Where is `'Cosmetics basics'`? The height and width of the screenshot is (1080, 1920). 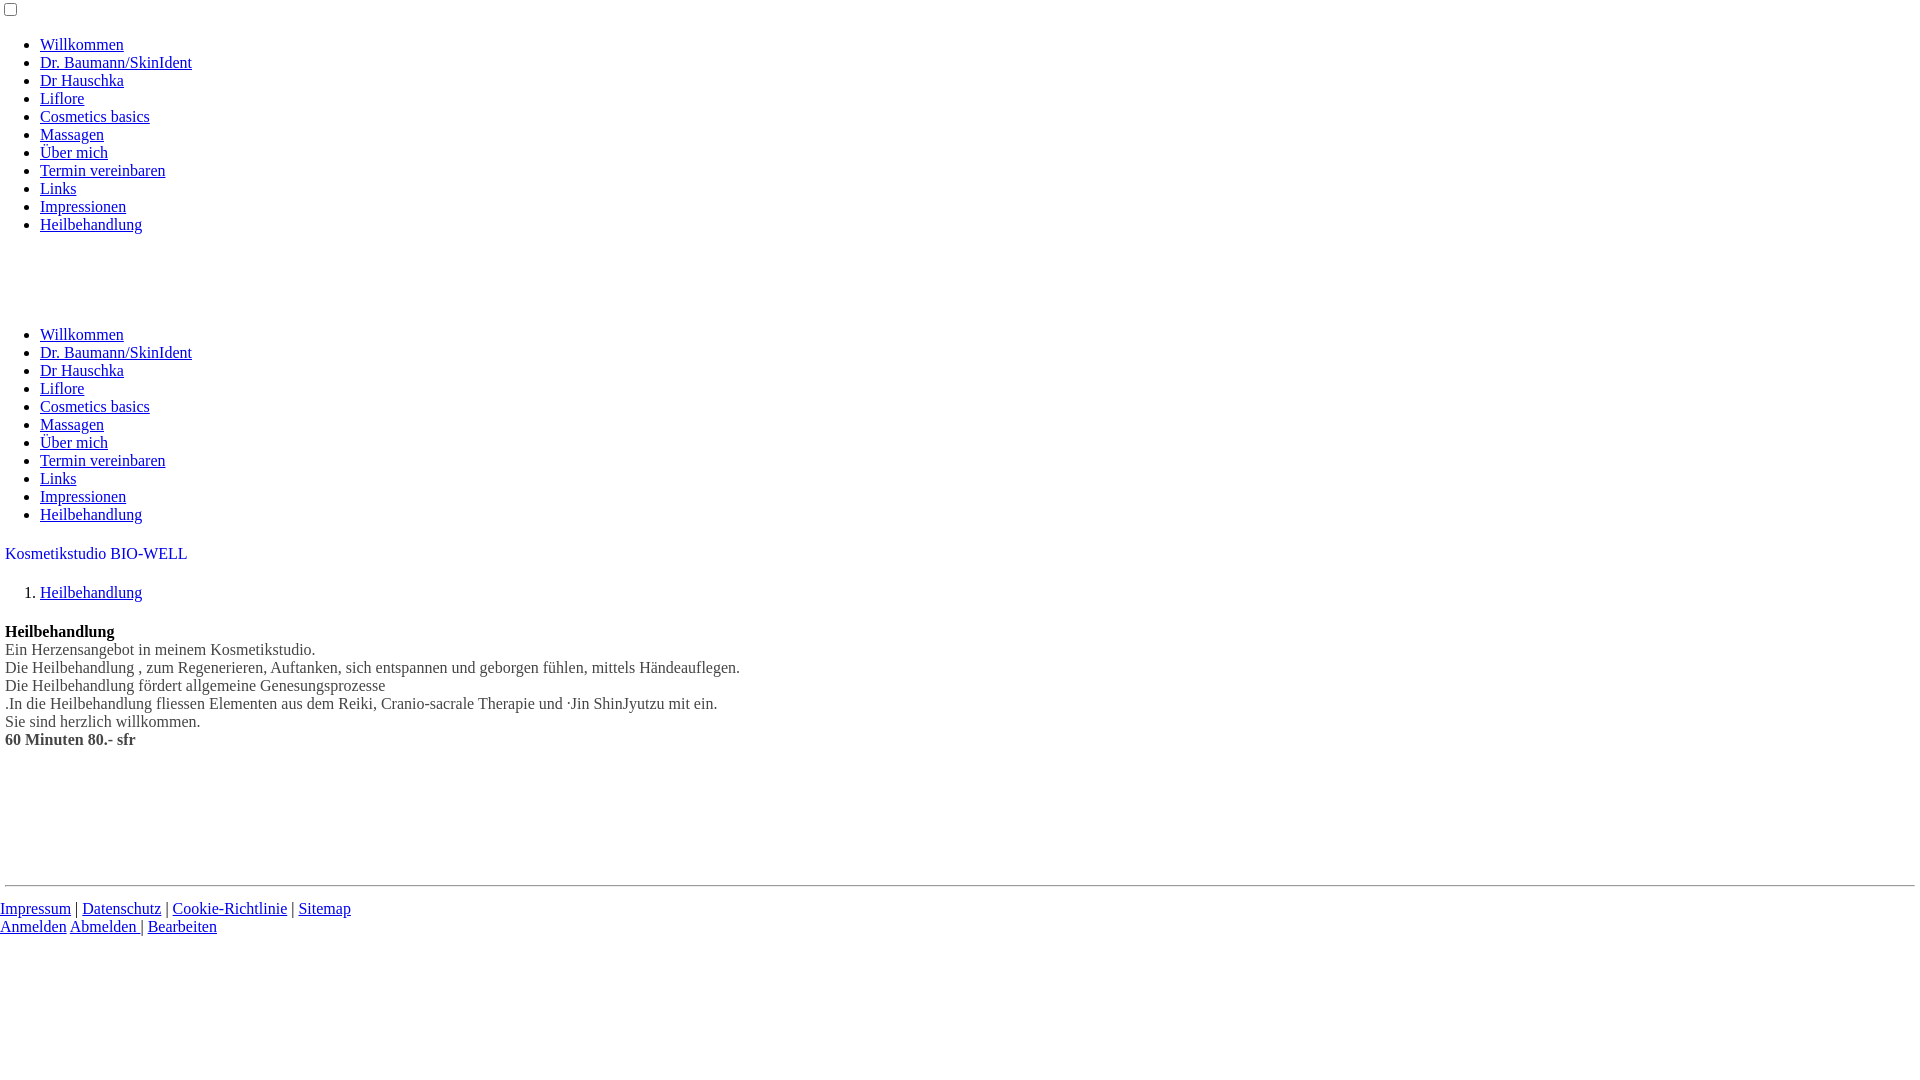 'Cosmetics basics' is located at coordinates (94, 116).